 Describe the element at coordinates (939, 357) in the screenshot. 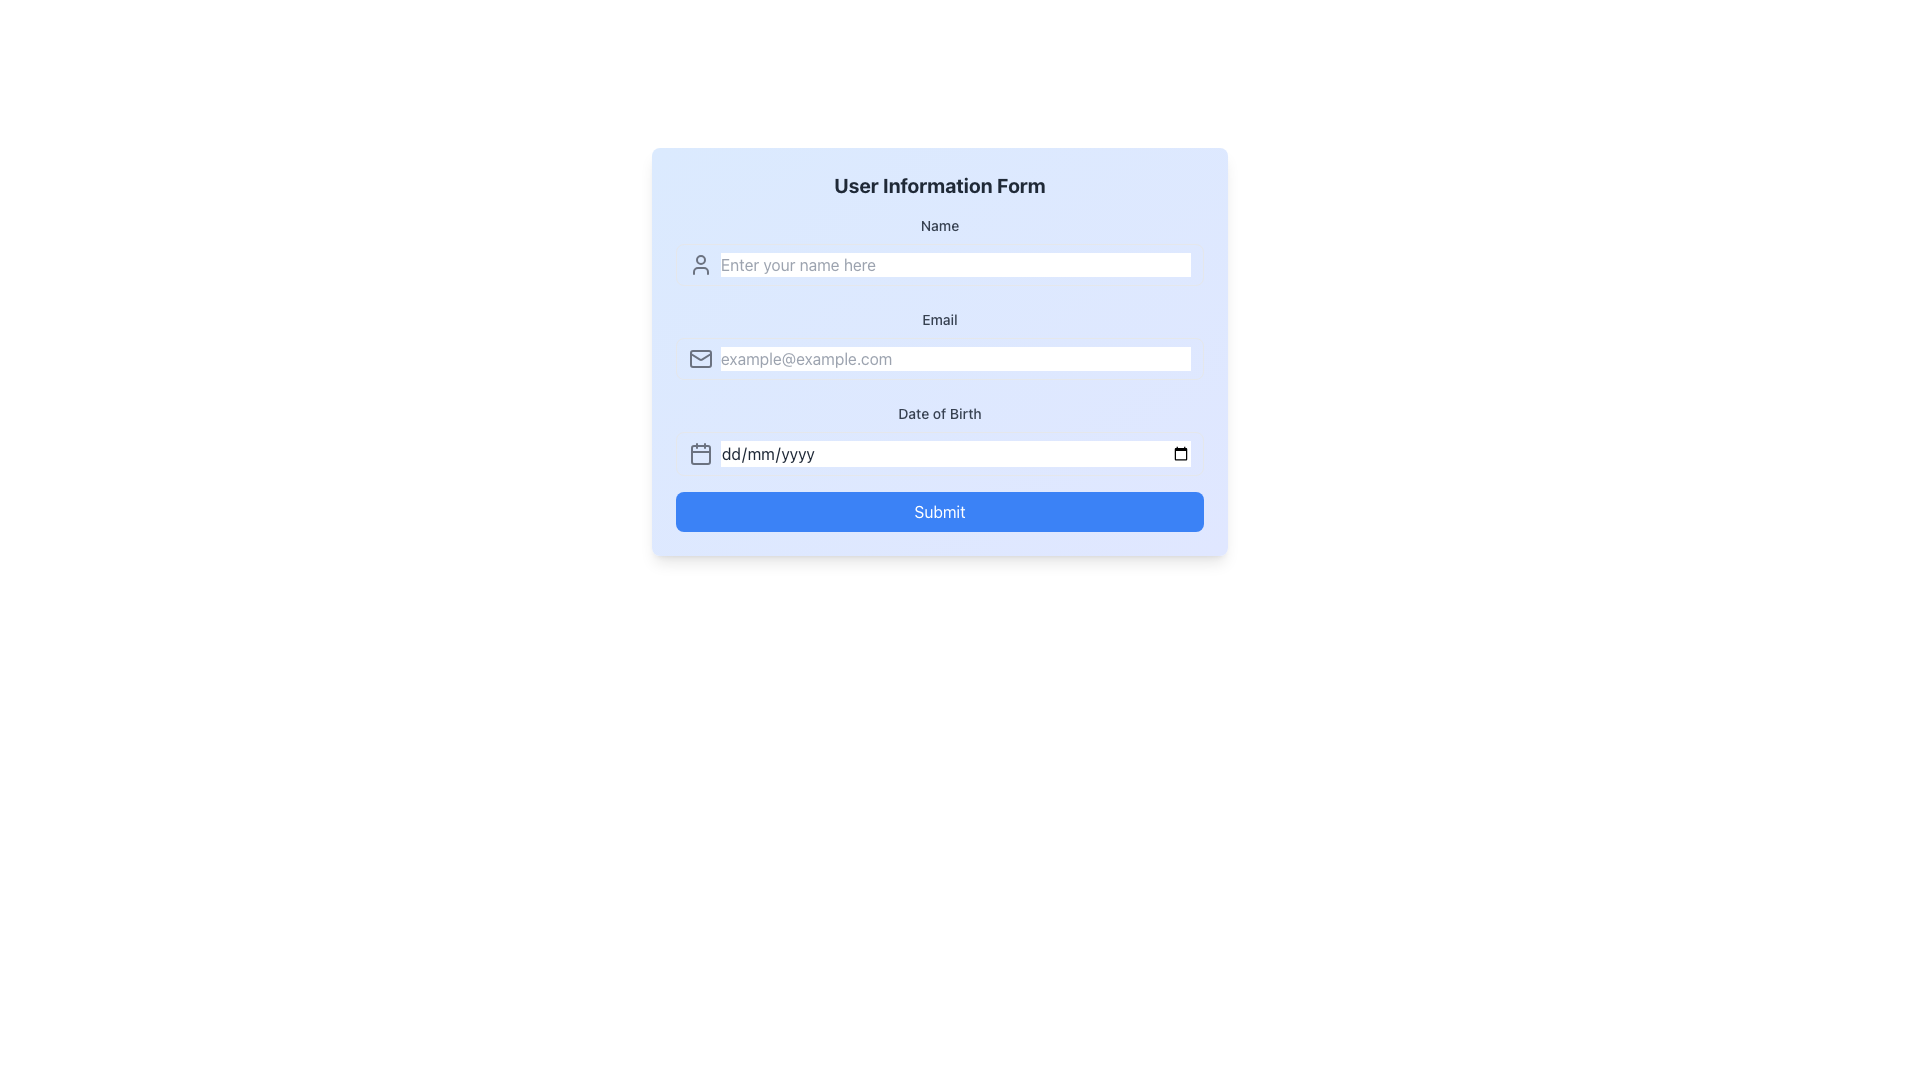

I see `the Email input field located in the middle segment of the form, beneath the Name input field and above the Date of Birth input field` at that location.